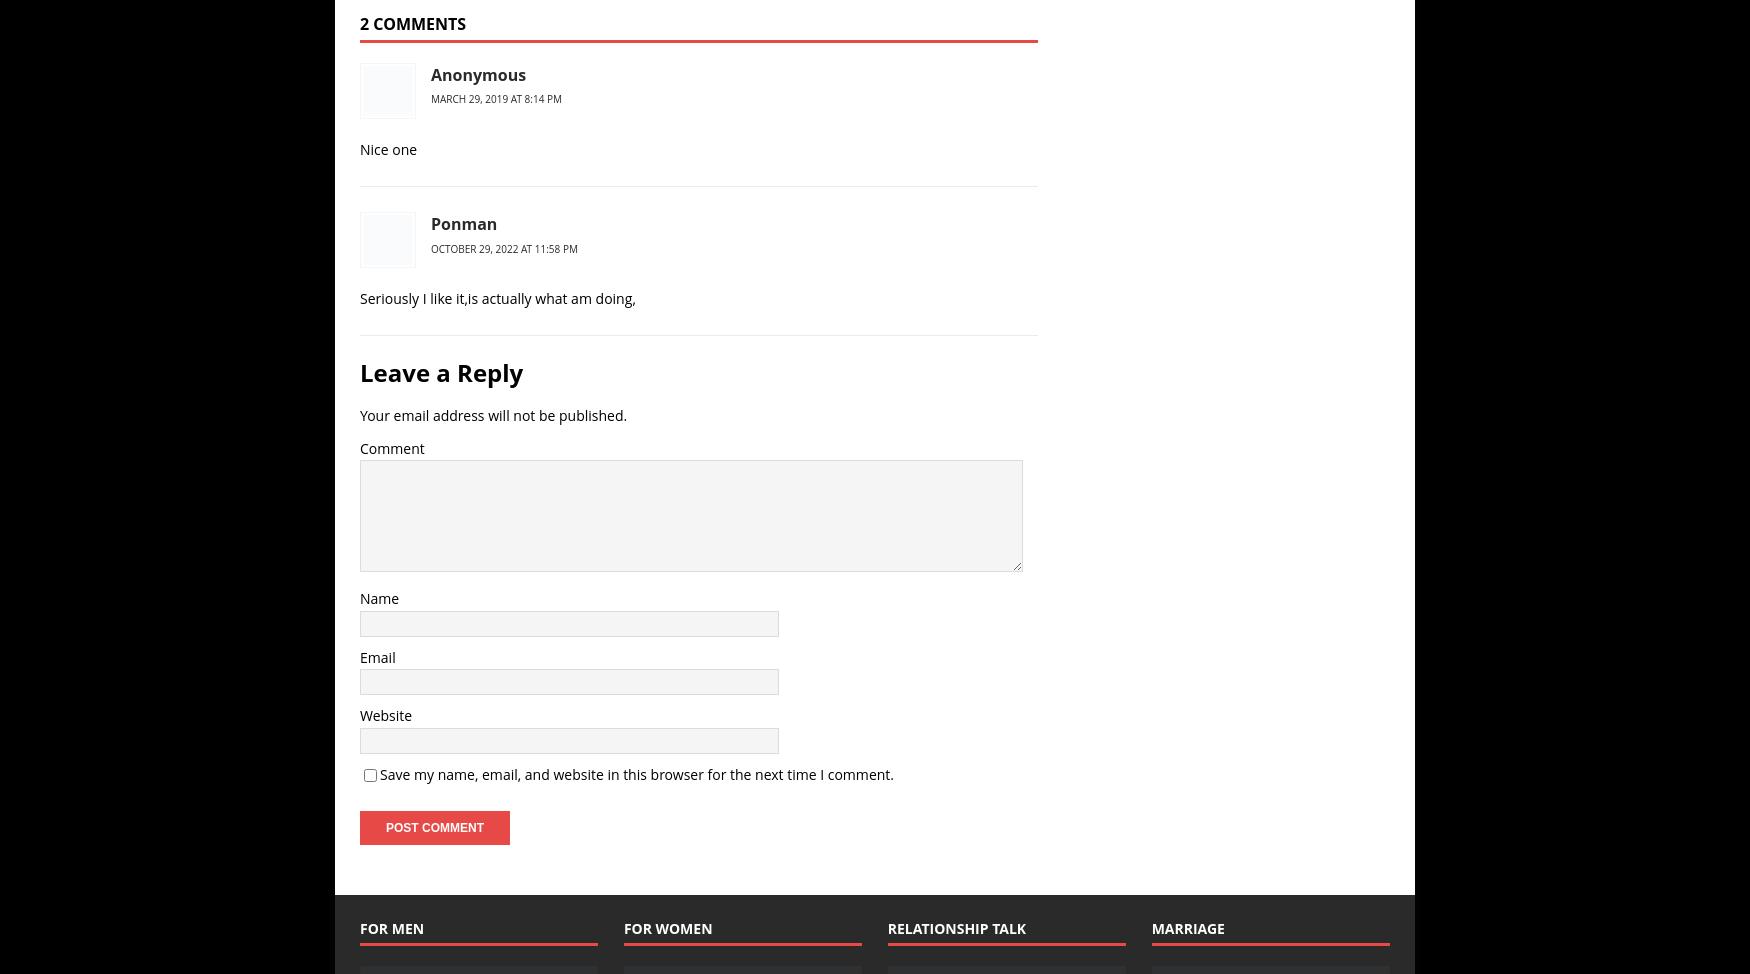 Image resolution: width=1750 pixels, height=974 pixels. What do you see at coordinates (493, 415) in the screenshot?
I see `'Your email address will not be published.'` at bounding box center [493, 415].